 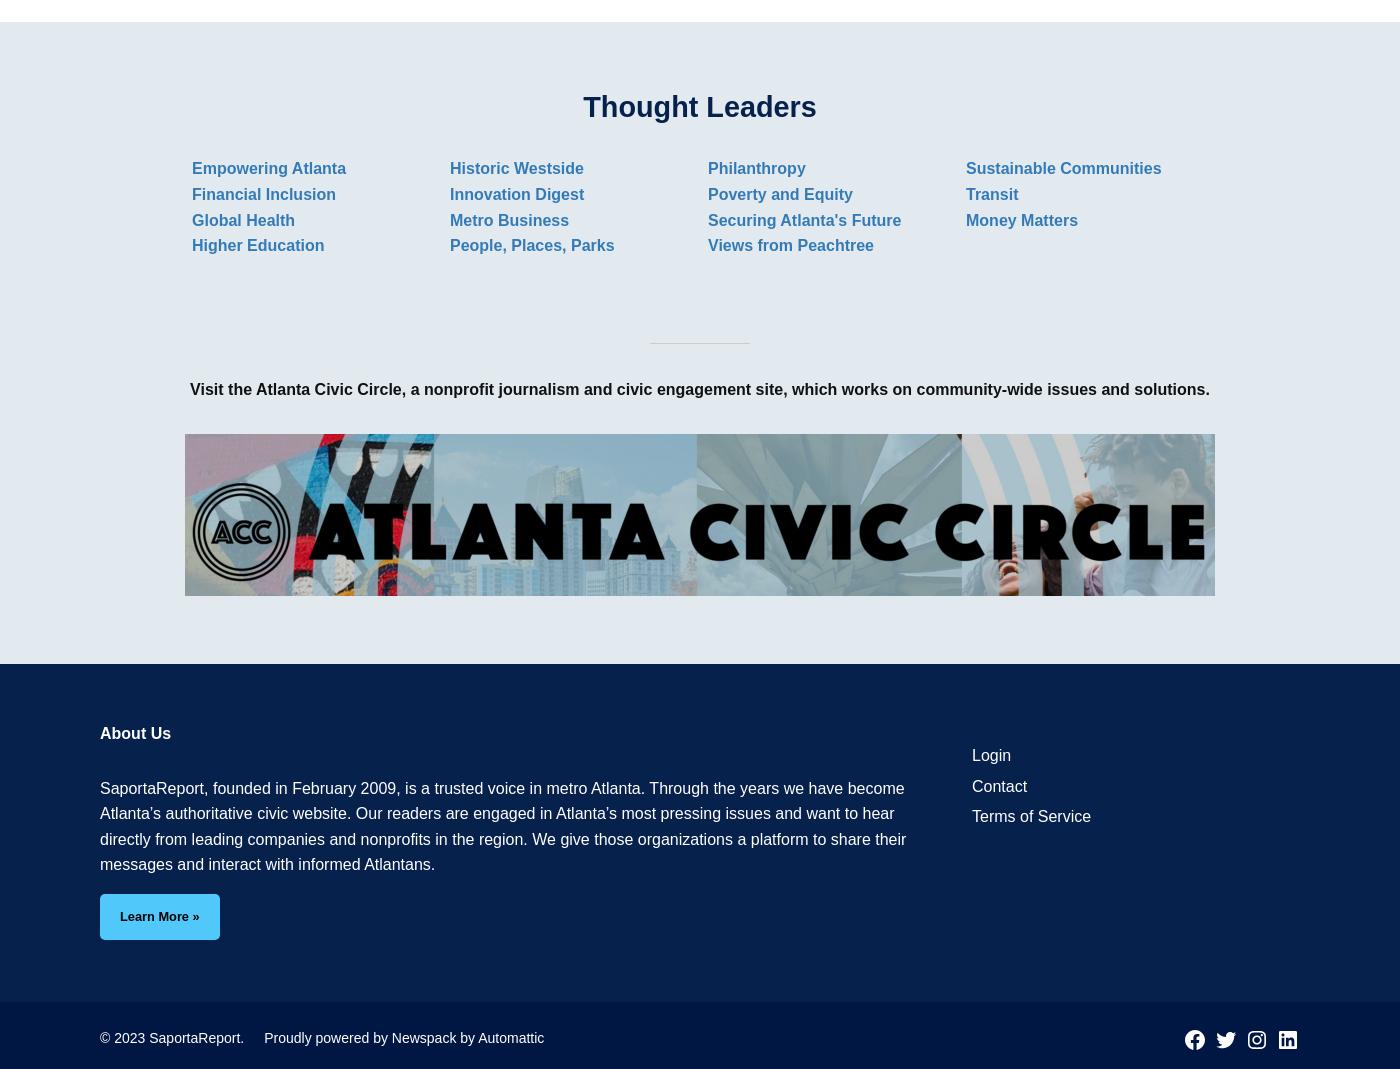 I want to click on '© 2023 SaportaReport.', so click(x=172, y=1037).